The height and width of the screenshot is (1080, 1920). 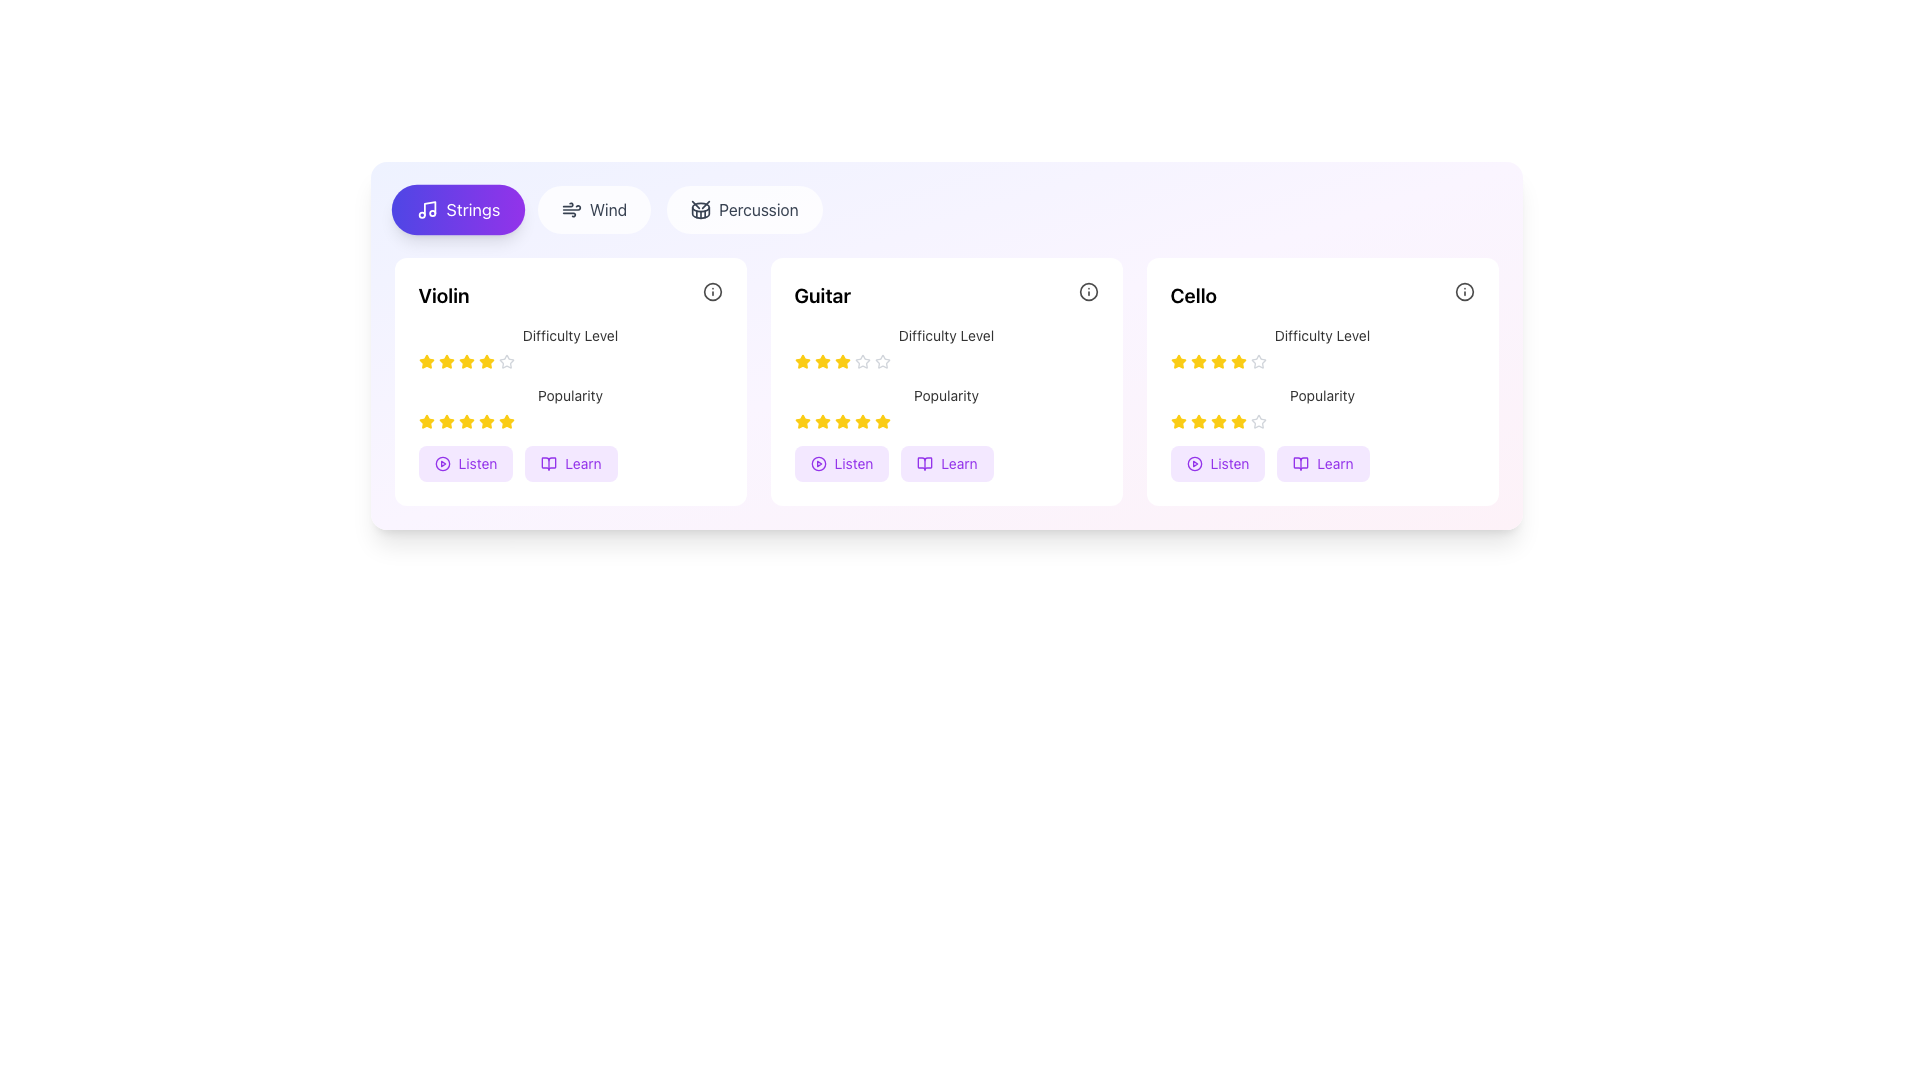 I want to click on the third star in the interactive star rating system for the 'Violin' item to rate it, so click(x=465, y=361).